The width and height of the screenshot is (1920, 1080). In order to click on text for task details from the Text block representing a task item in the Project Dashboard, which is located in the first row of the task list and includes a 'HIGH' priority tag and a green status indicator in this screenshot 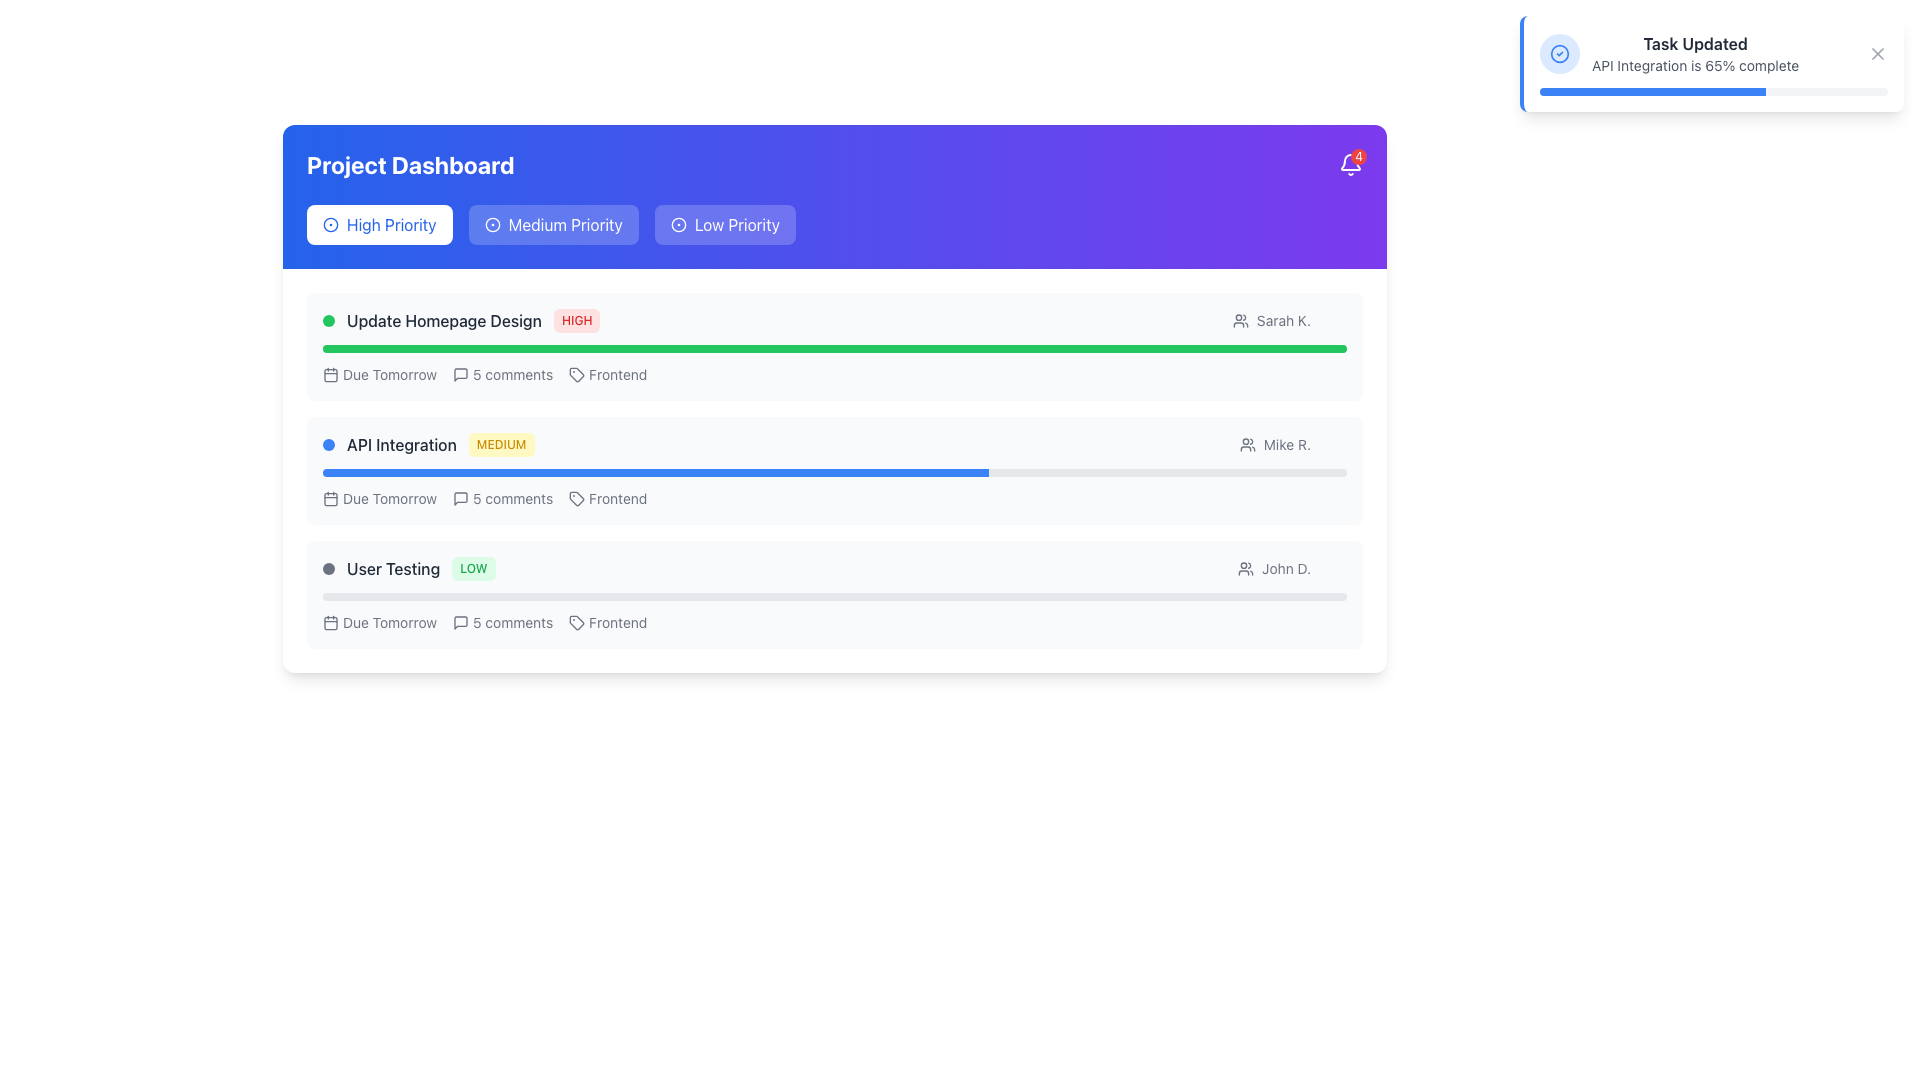, I will do `click(460, 319)`.